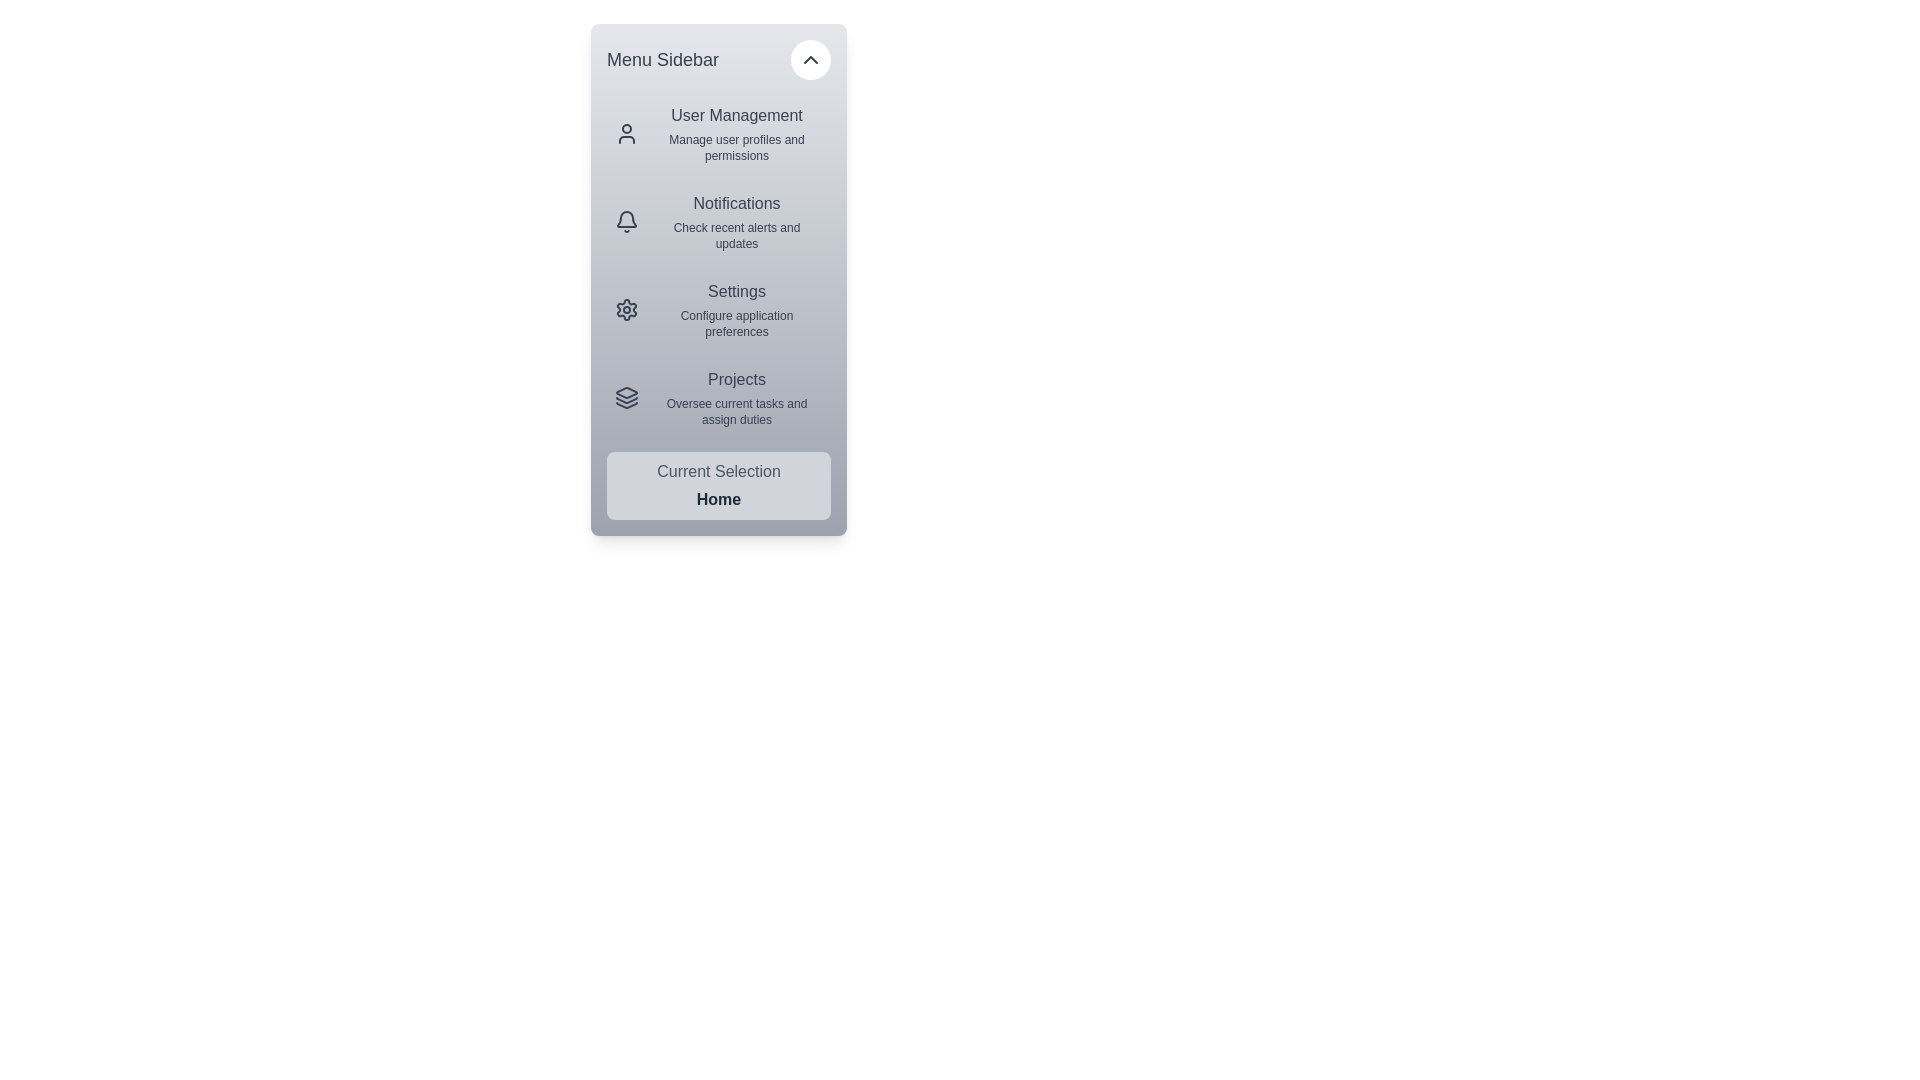  I want to click on the navigational link or button located directly beneath the 'Menu Sidebar' header, so click(719, 134).